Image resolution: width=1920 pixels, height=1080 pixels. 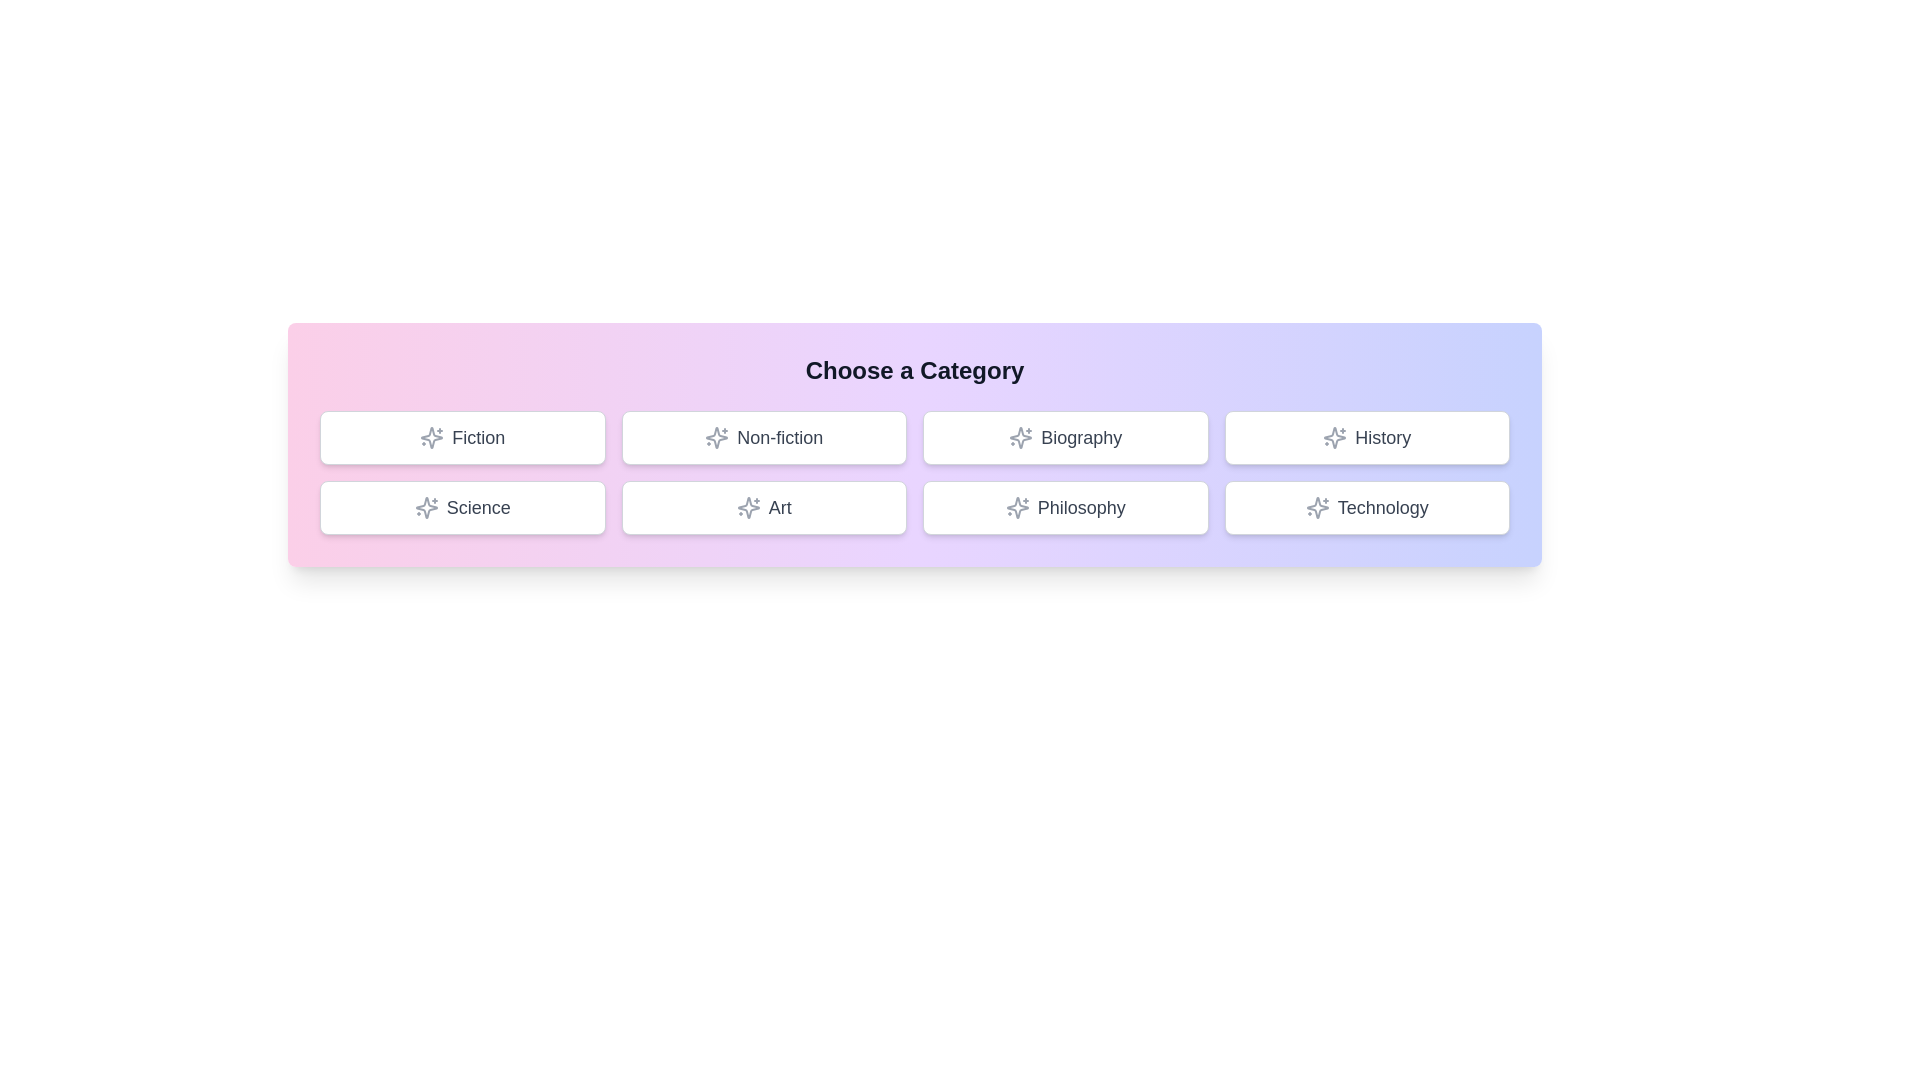 What do you see at coordinates (1366, 437) in the screenshot?
I see `the button labeled 'History' to observe the hover effect` at bounding box center [1366, 437].